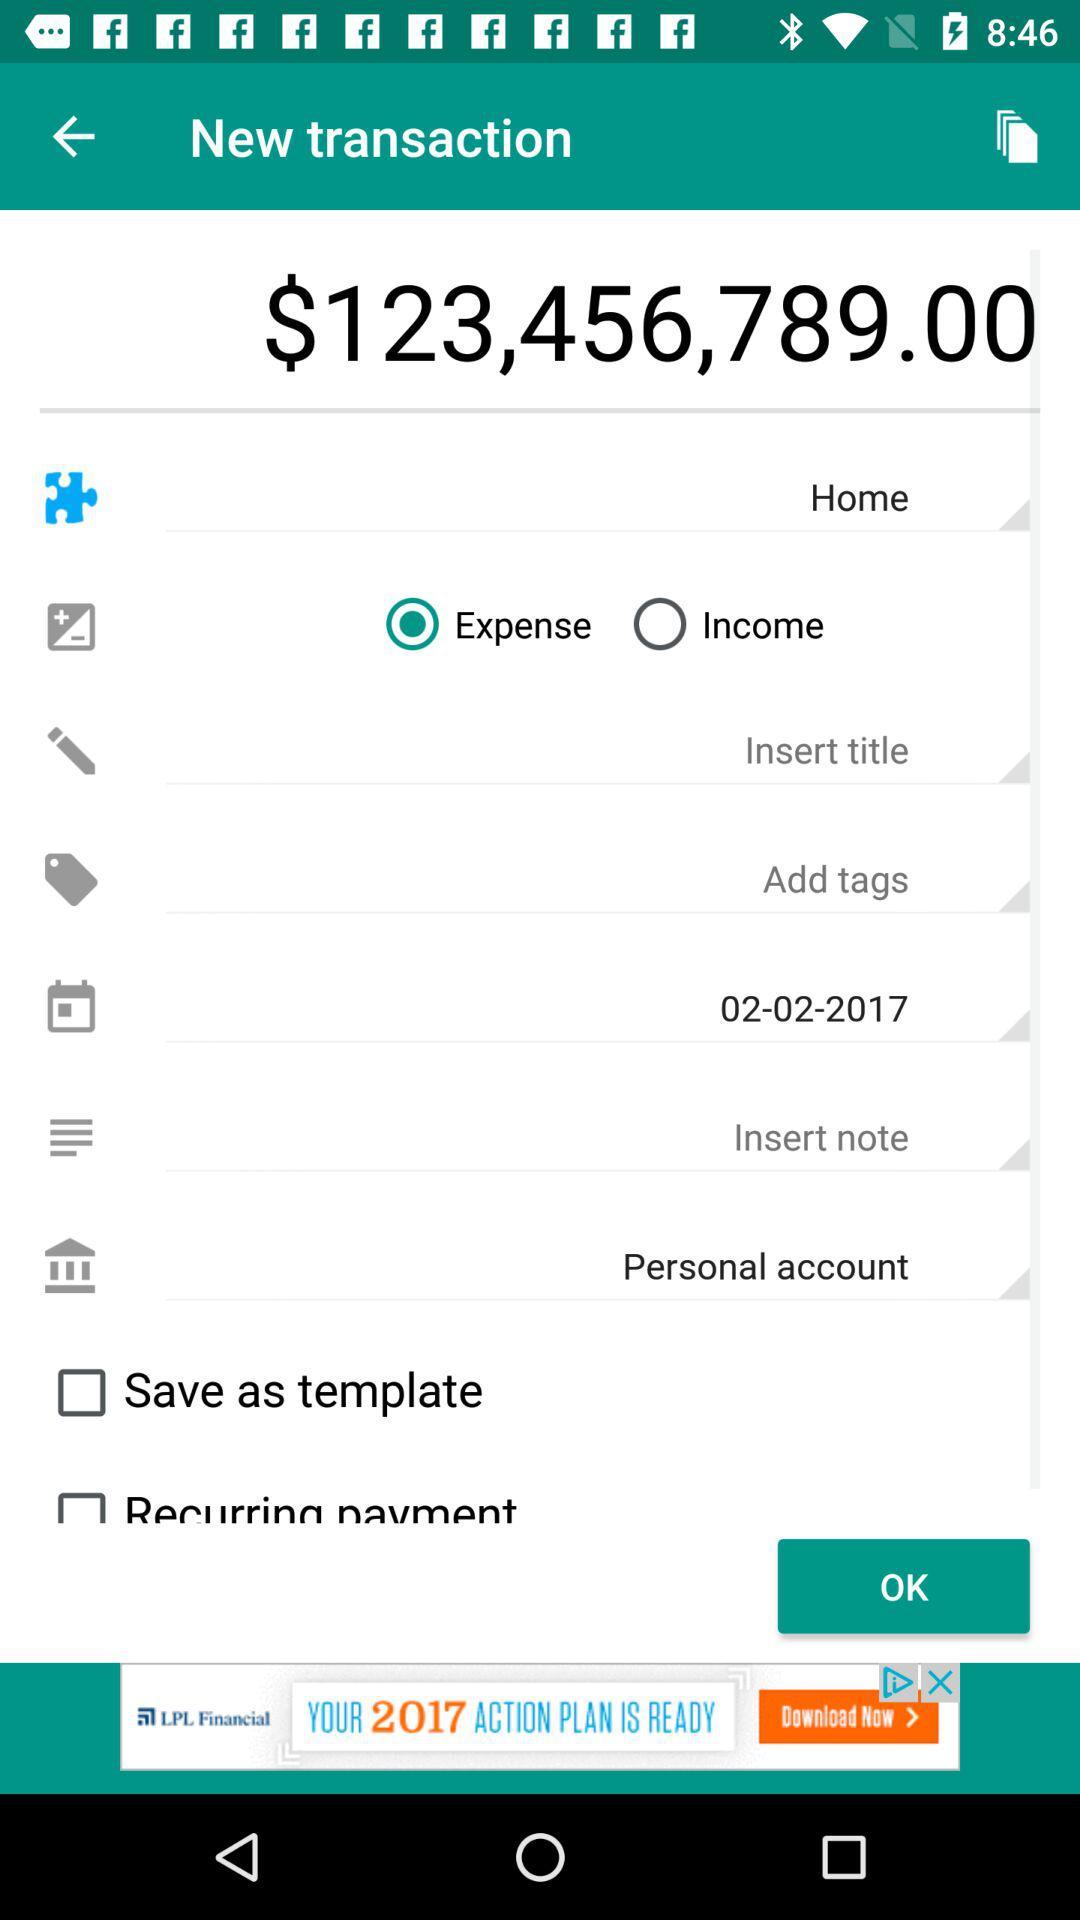  I want to click on advertisement, so click(540, 1727).